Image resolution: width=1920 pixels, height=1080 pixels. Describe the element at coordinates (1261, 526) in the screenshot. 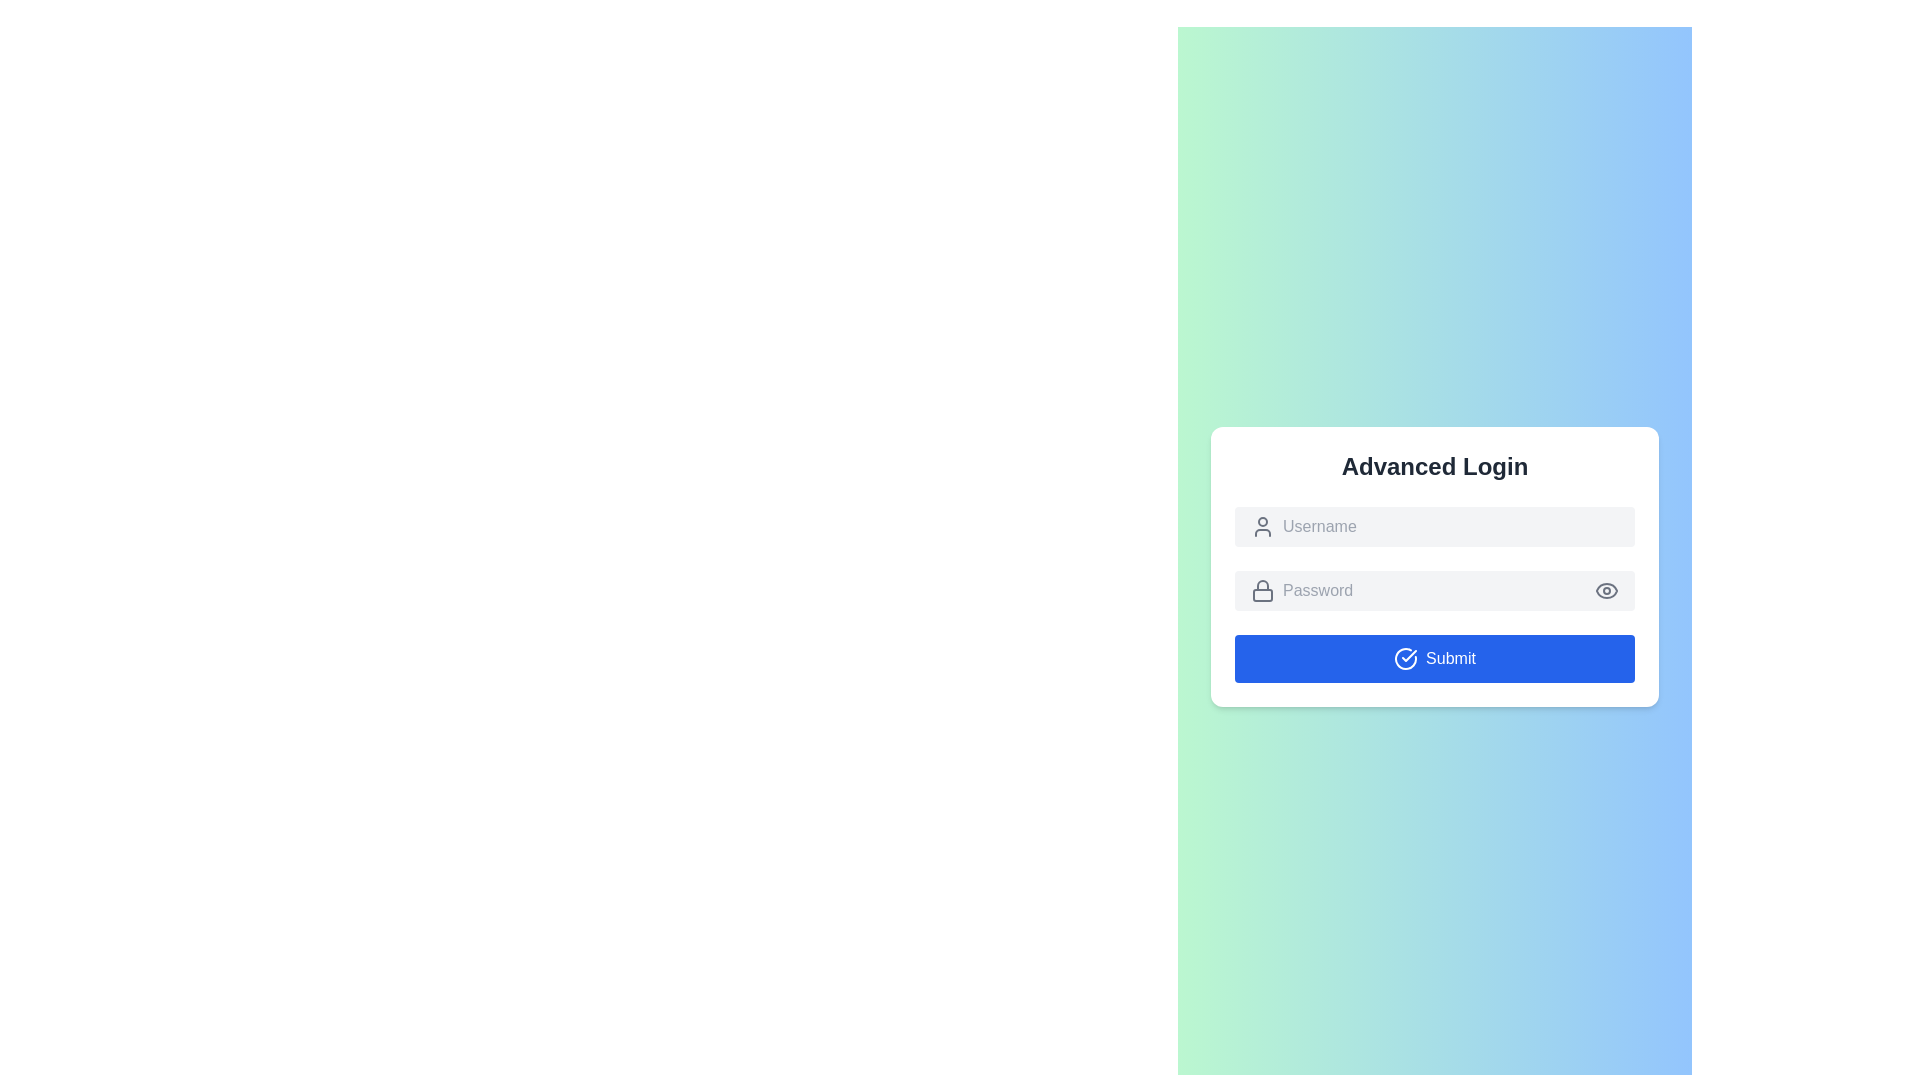

I see `the visual indicator icon that signifies the adjacent input box for entering a username, located to the left of the 'Username' input field in the login form` at that location.